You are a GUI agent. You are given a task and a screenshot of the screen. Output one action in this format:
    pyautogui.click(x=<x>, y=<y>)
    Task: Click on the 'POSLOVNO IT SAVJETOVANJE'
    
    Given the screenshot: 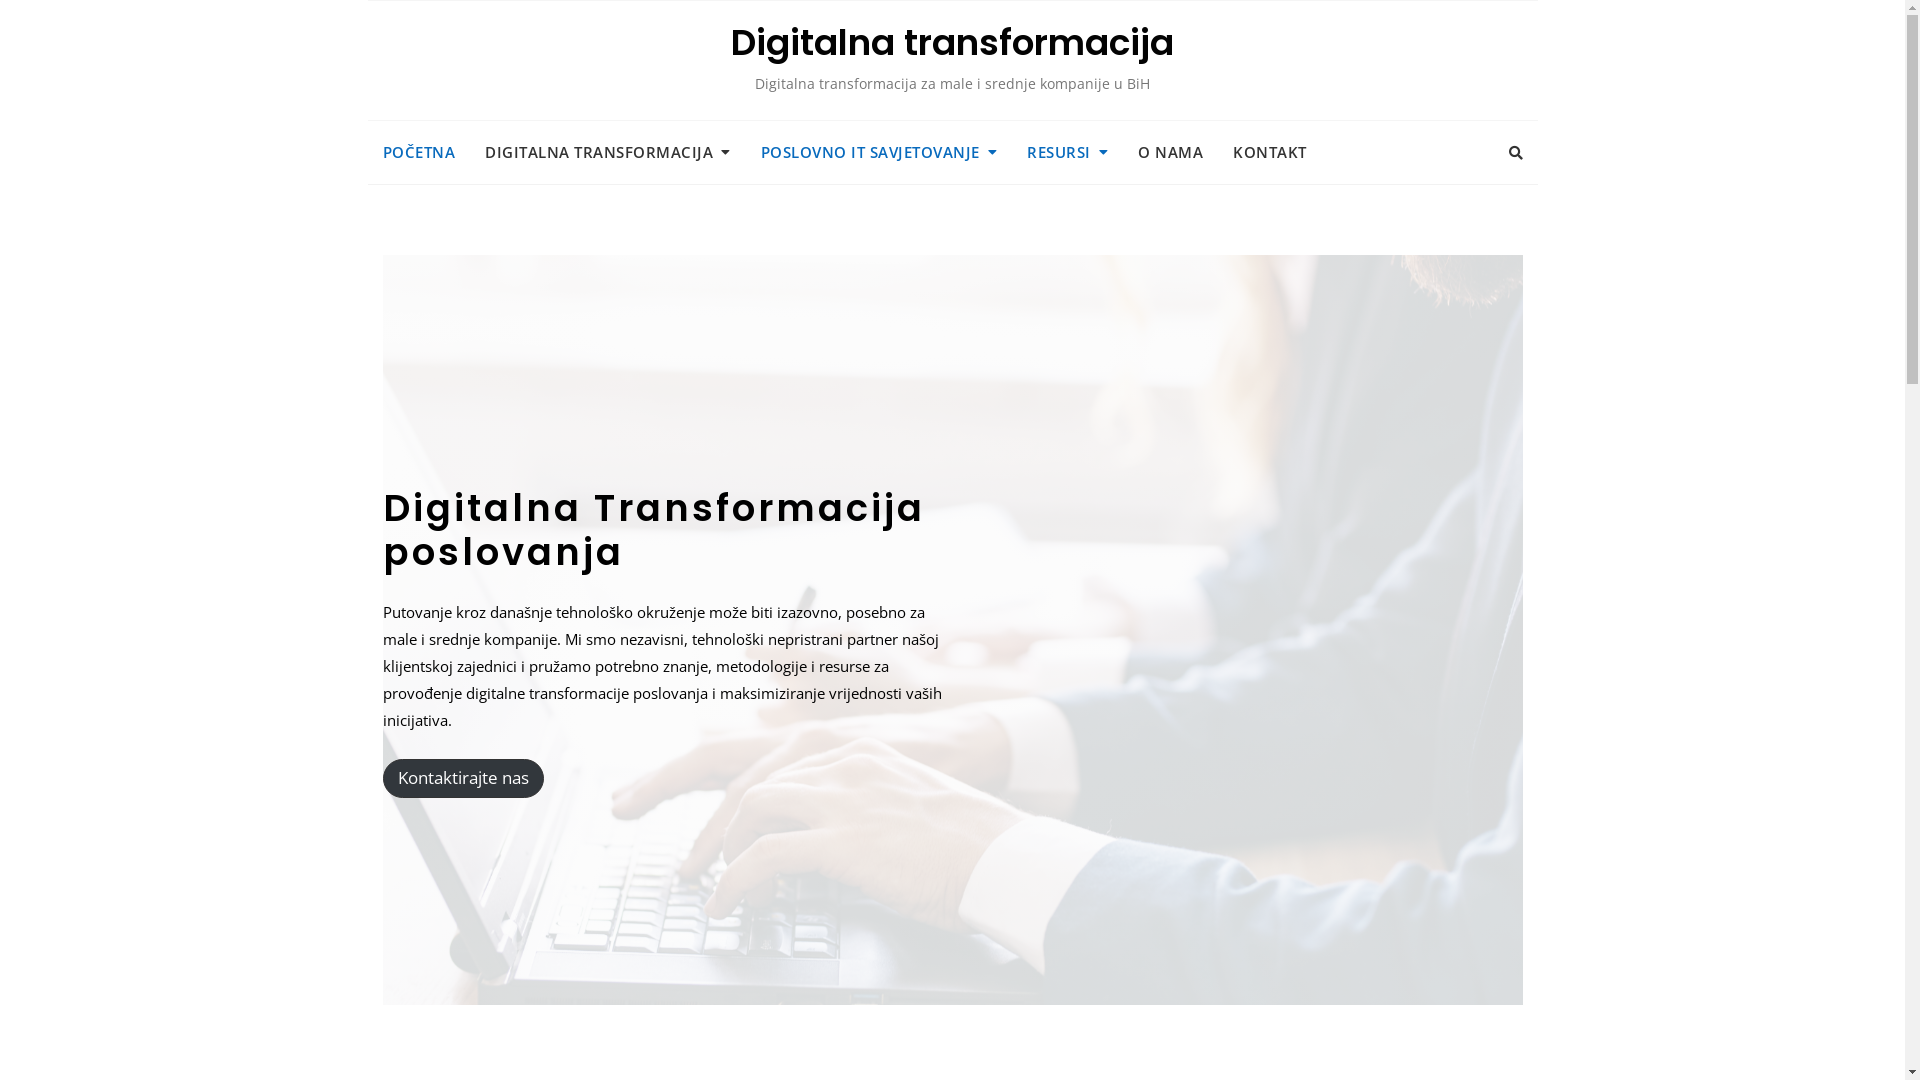 What is the action you would take?
    pyautogui.click(x=879, y=151)
    